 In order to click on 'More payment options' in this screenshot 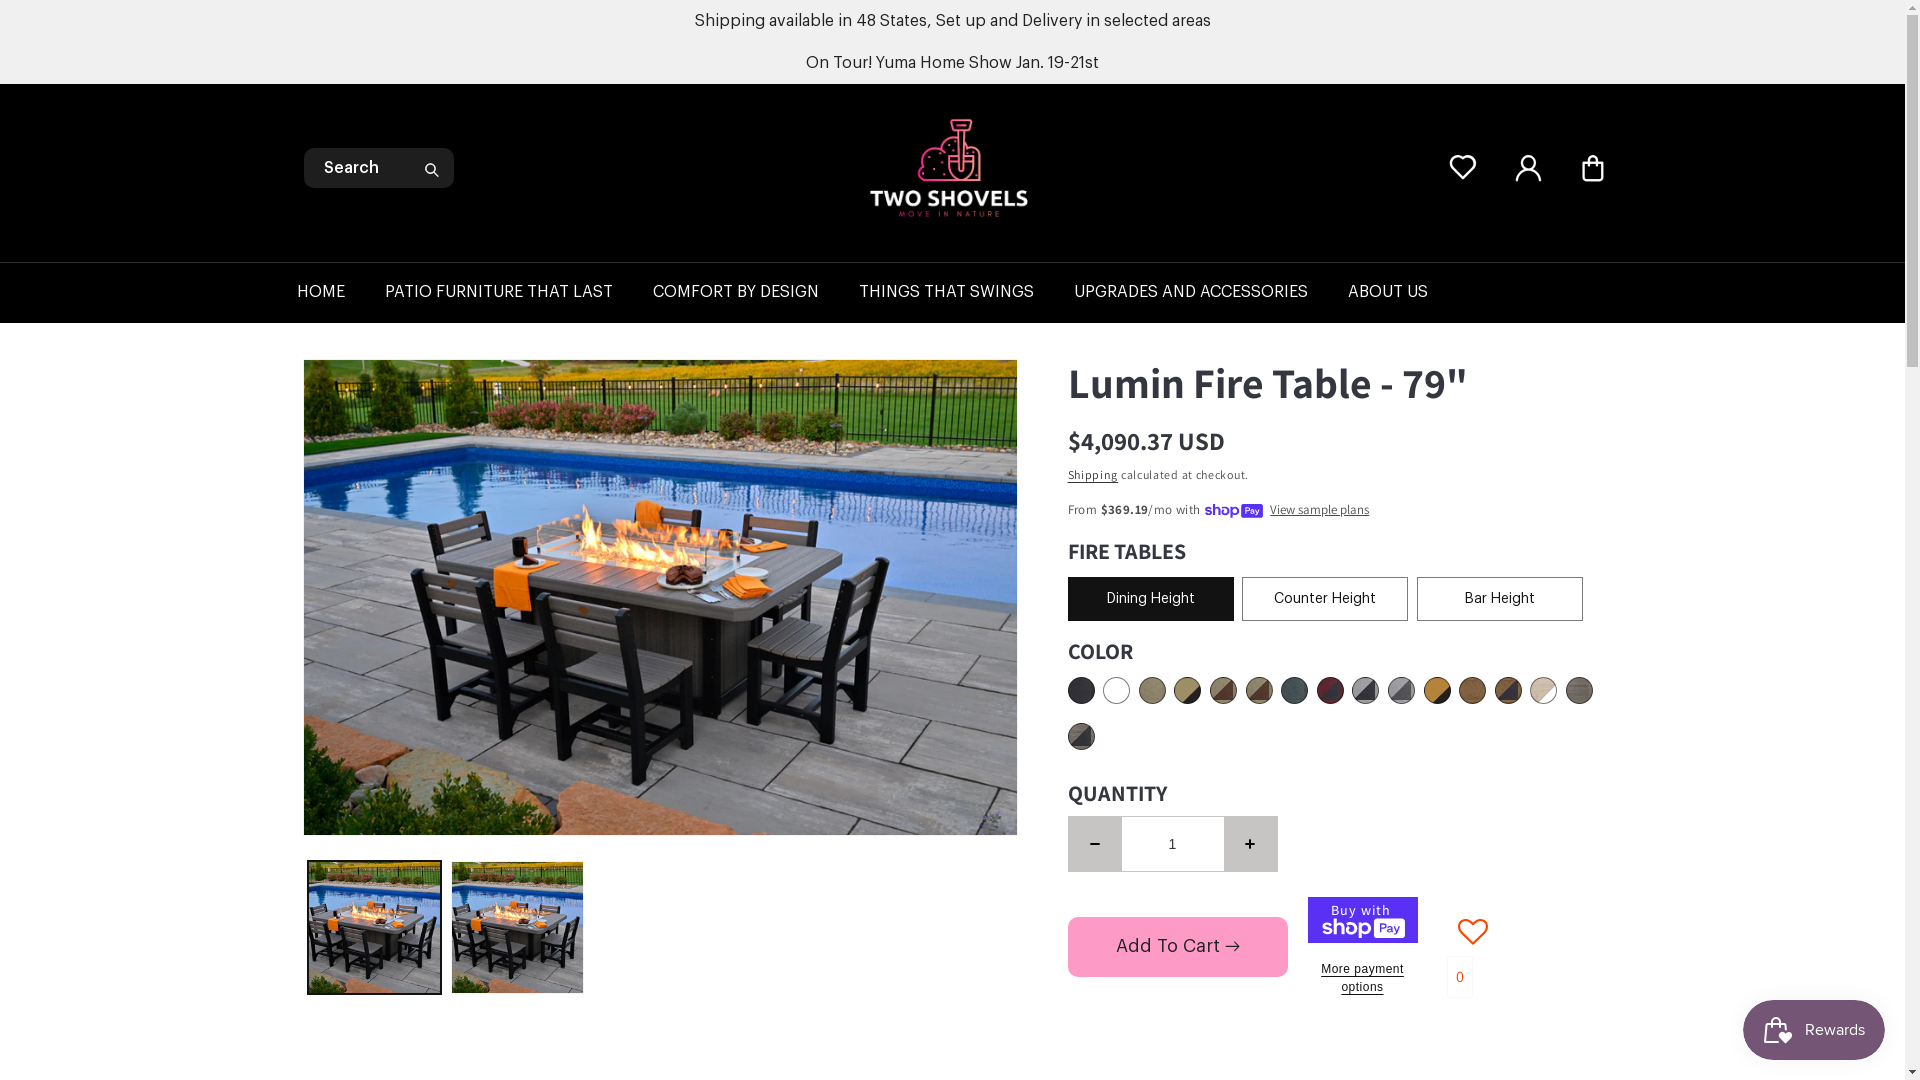, I will do `click(1362, 977)`.